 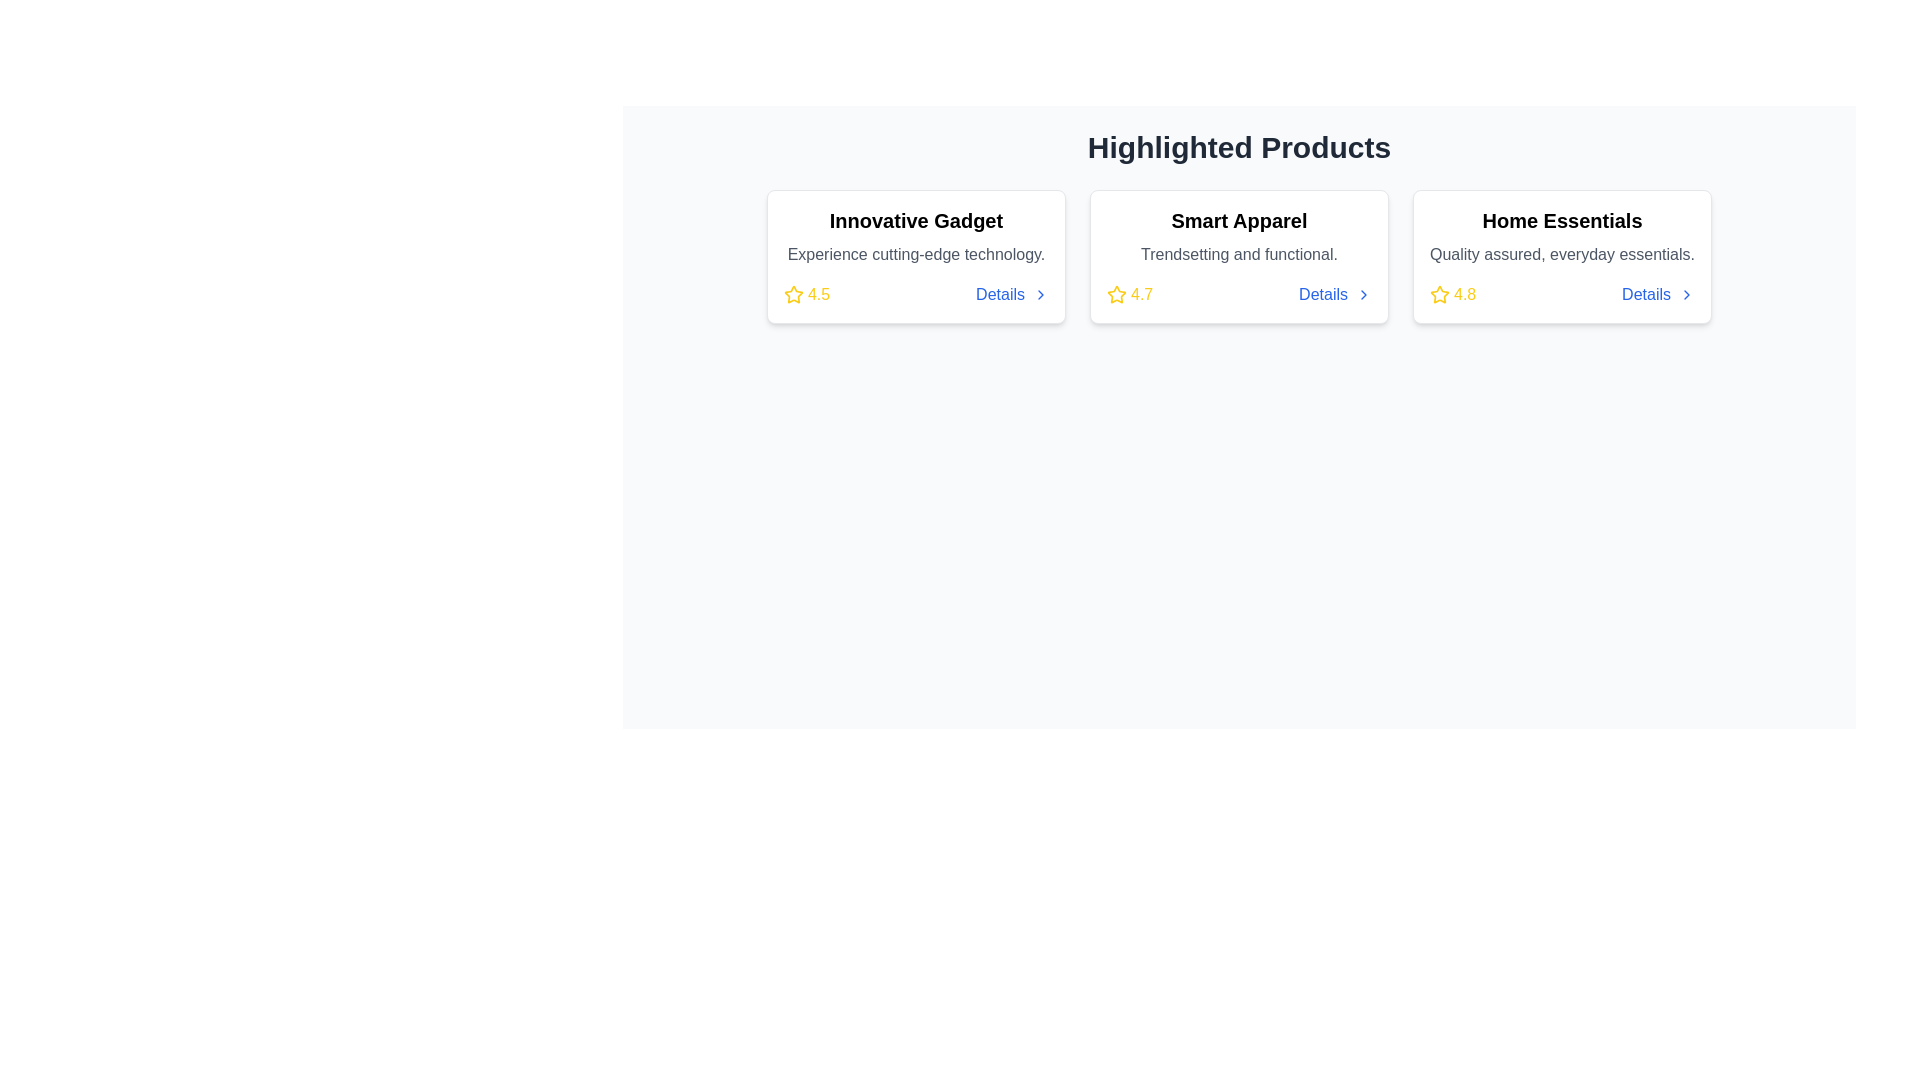 I want to click on the star icon of the '4.5' rating display component in the 'Innovative Gadget' card, which is styled in yellow and located in the top-left area of the card, so click(x=807, y=294).